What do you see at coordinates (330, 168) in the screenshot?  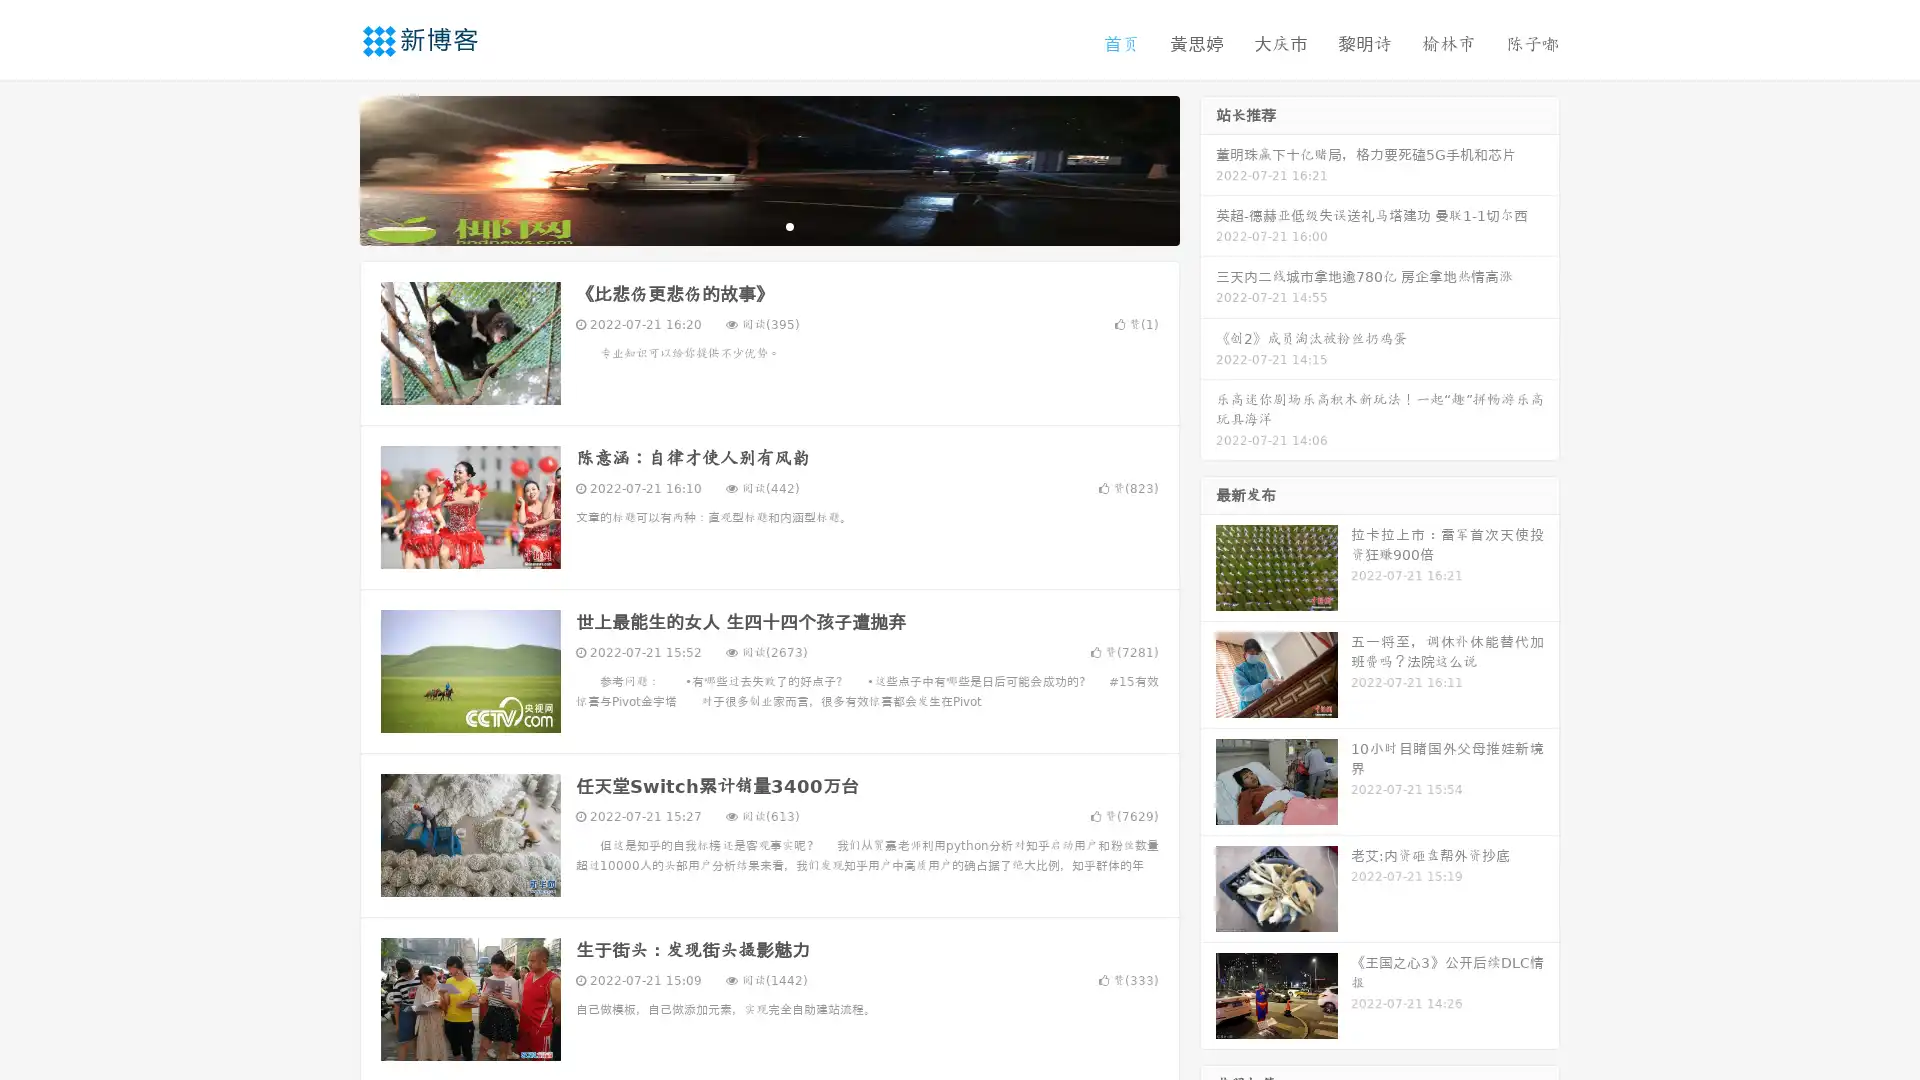 I see `Previous slide` at bounding box center [330, 168].